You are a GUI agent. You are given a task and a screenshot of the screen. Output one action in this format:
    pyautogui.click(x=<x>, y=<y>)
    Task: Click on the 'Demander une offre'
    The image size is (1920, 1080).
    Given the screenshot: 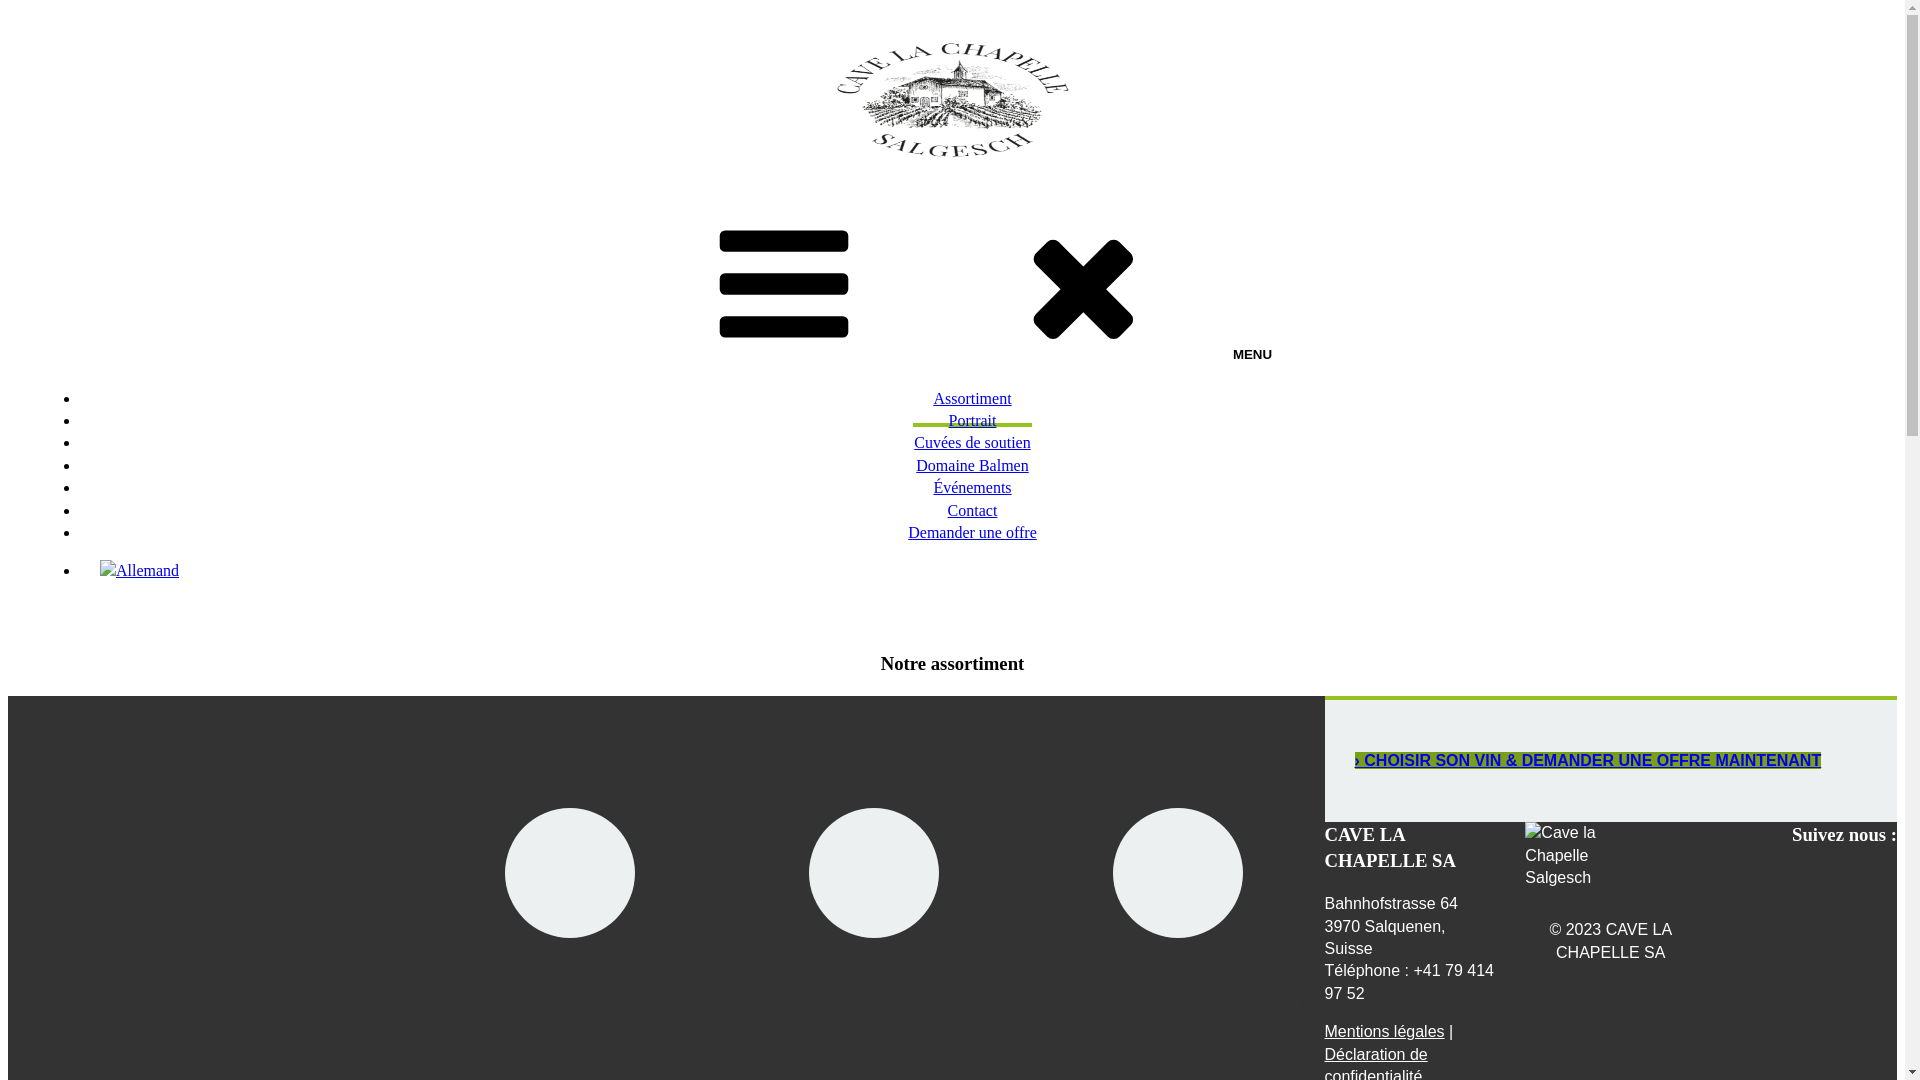 What is the action you would take?
    pyautogui.click(x=887, y=533)
    